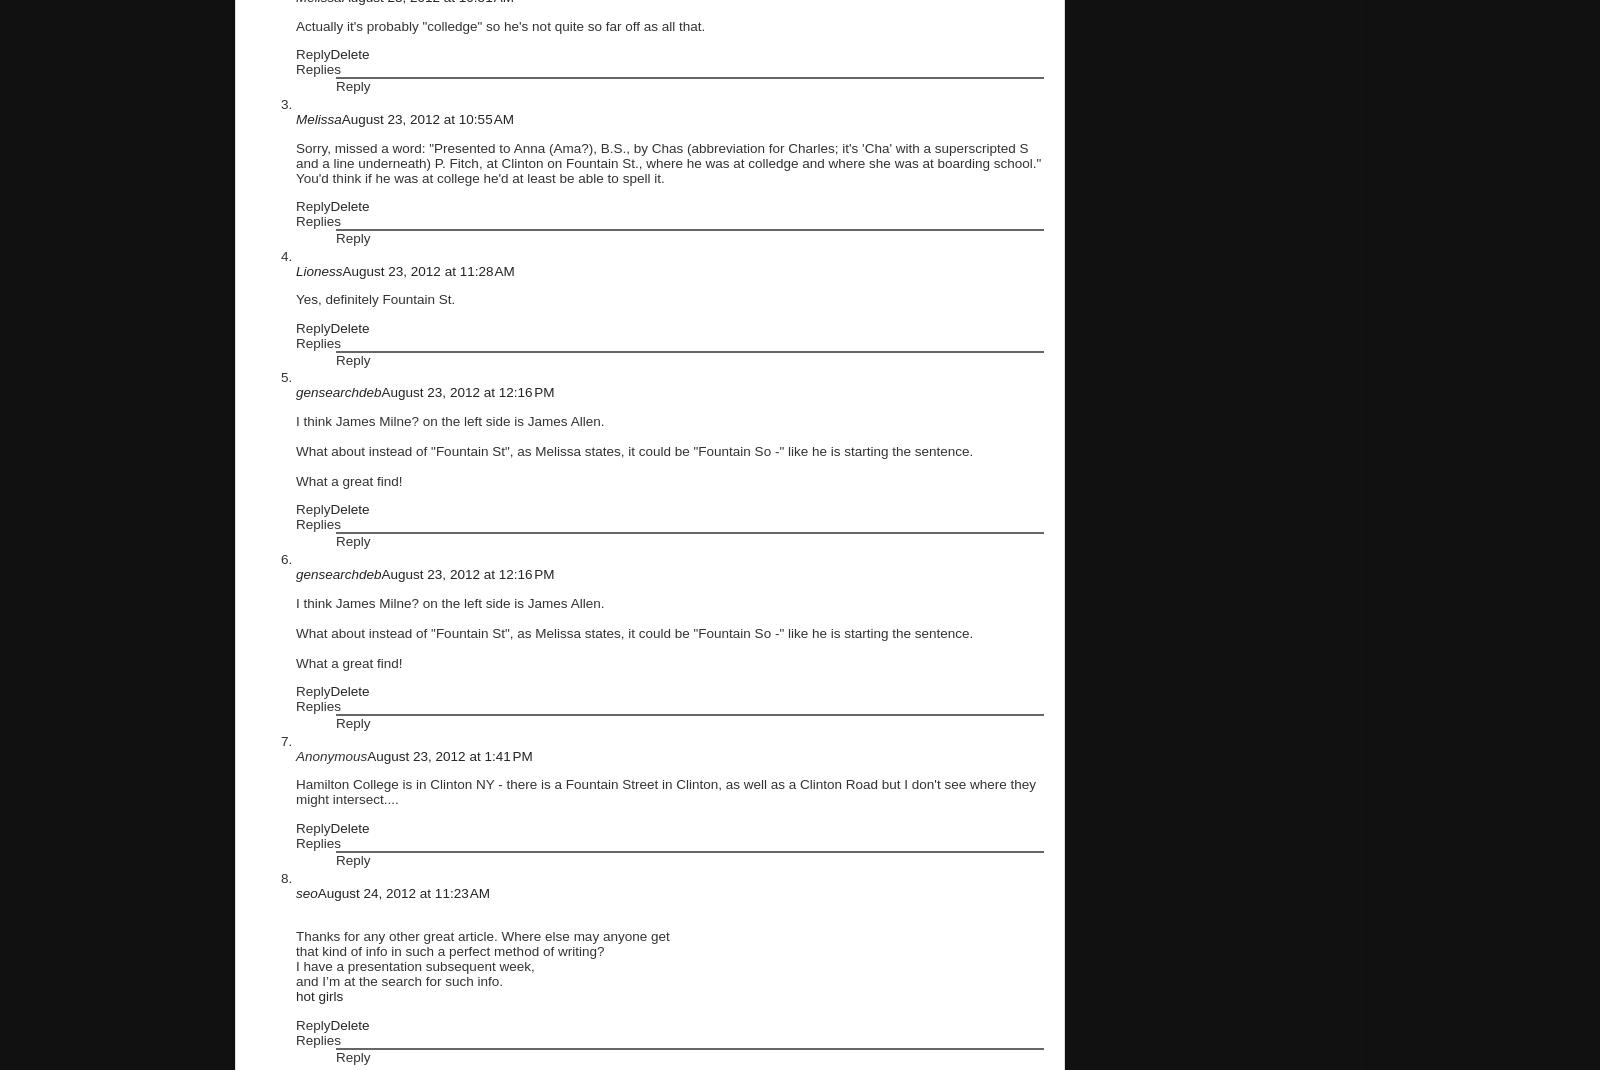 The width and height of the screenshot is (1600, 1070). I want to click on 'August 23, 2012 at 1:41 PM', so click(448, 754).